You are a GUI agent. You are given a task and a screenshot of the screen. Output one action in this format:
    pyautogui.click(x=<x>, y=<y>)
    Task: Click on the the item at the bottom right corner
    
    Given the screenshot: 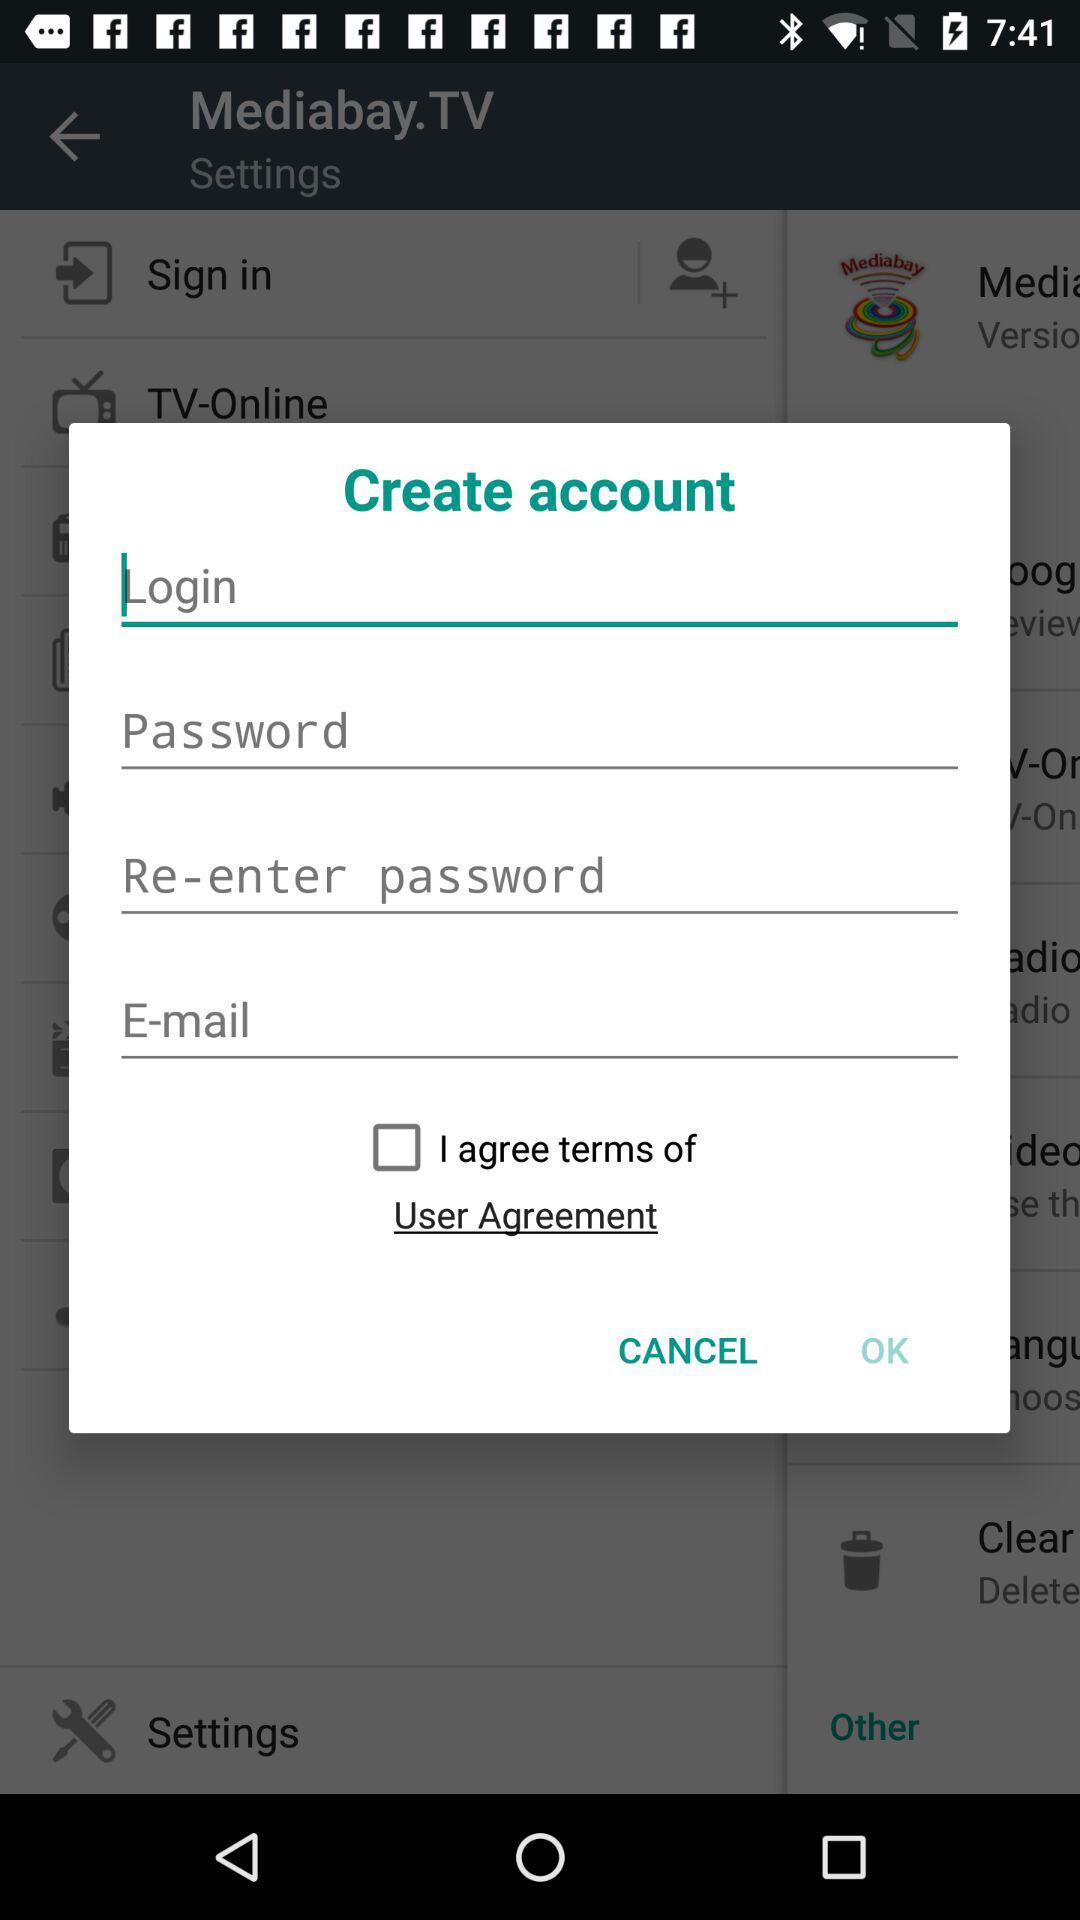 What is the action you would take?
    pyautogui.click(x=883, y=1349)
    